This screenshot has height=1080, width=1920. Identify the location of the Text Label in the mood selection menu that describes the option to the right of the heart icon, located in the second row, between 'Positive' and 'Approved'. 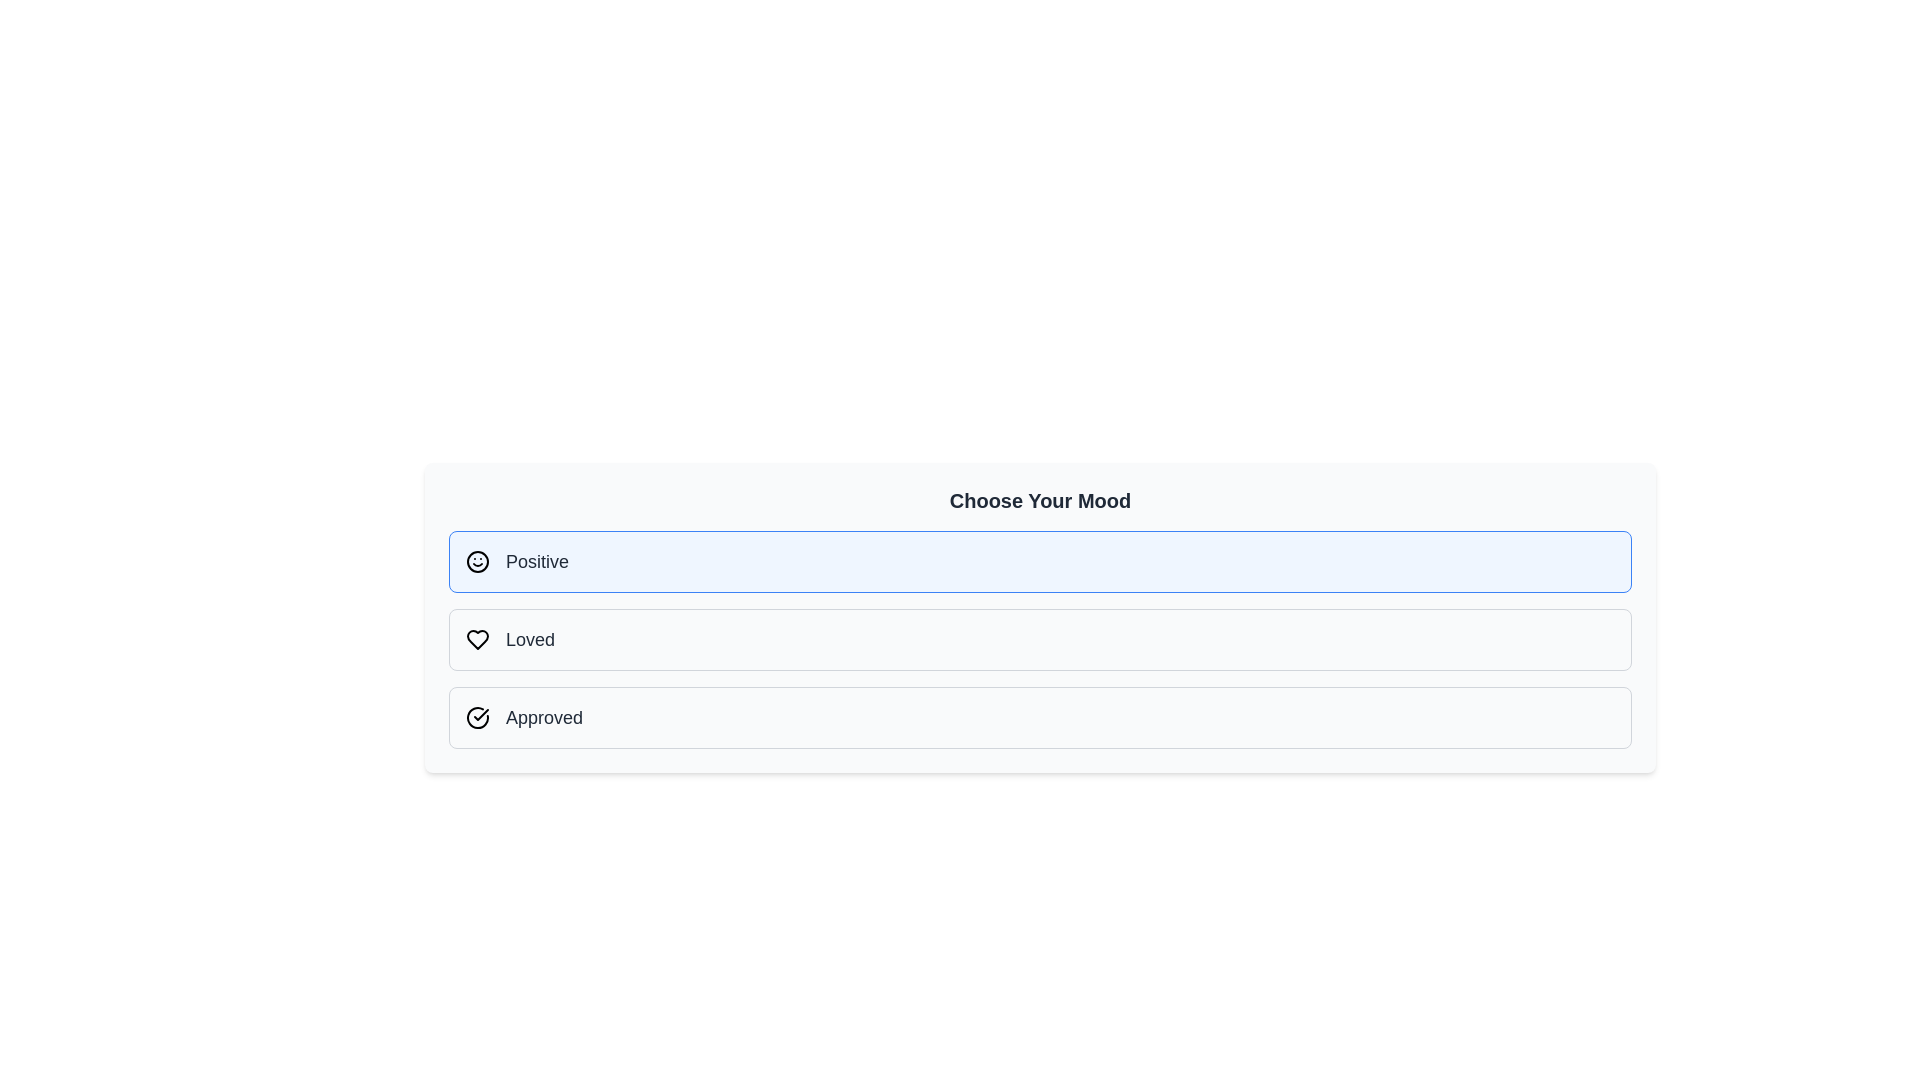
(530, 640).